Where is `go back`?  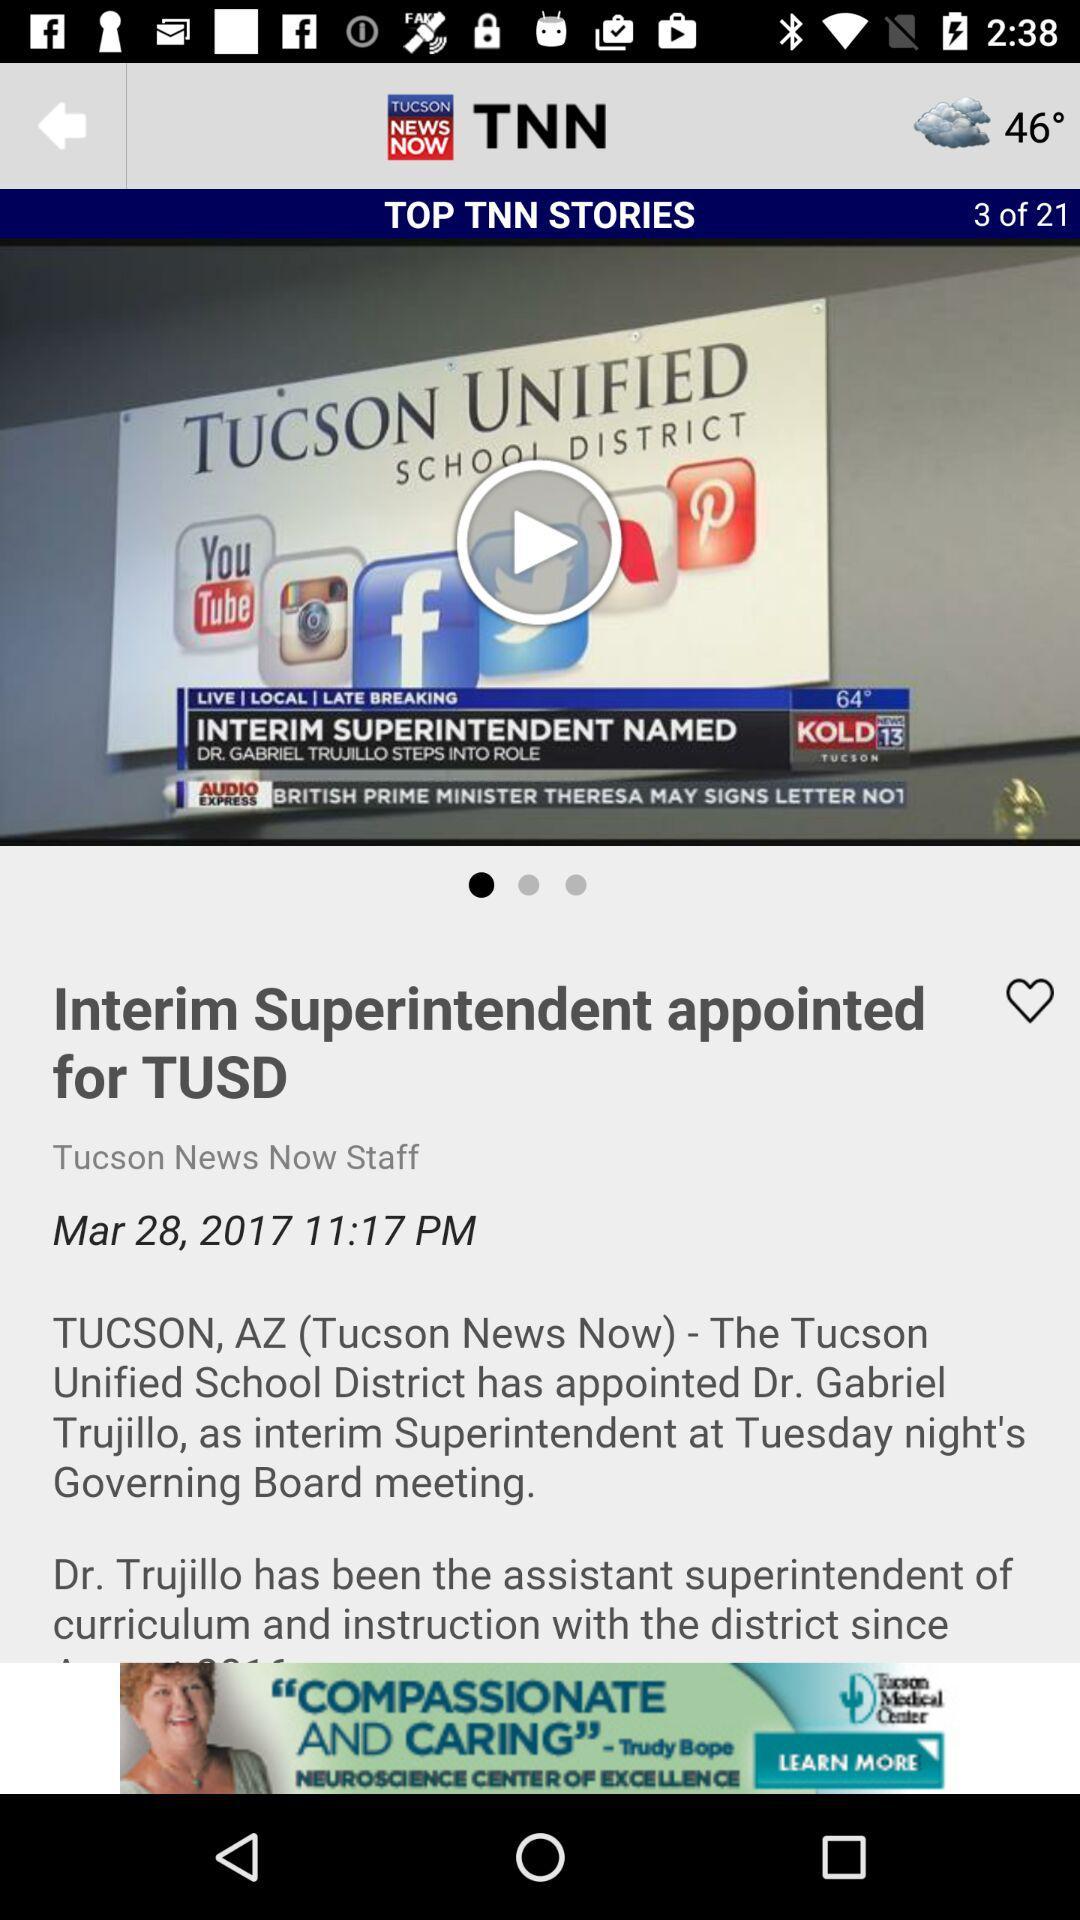 go back is located at coordinates (61, 124).